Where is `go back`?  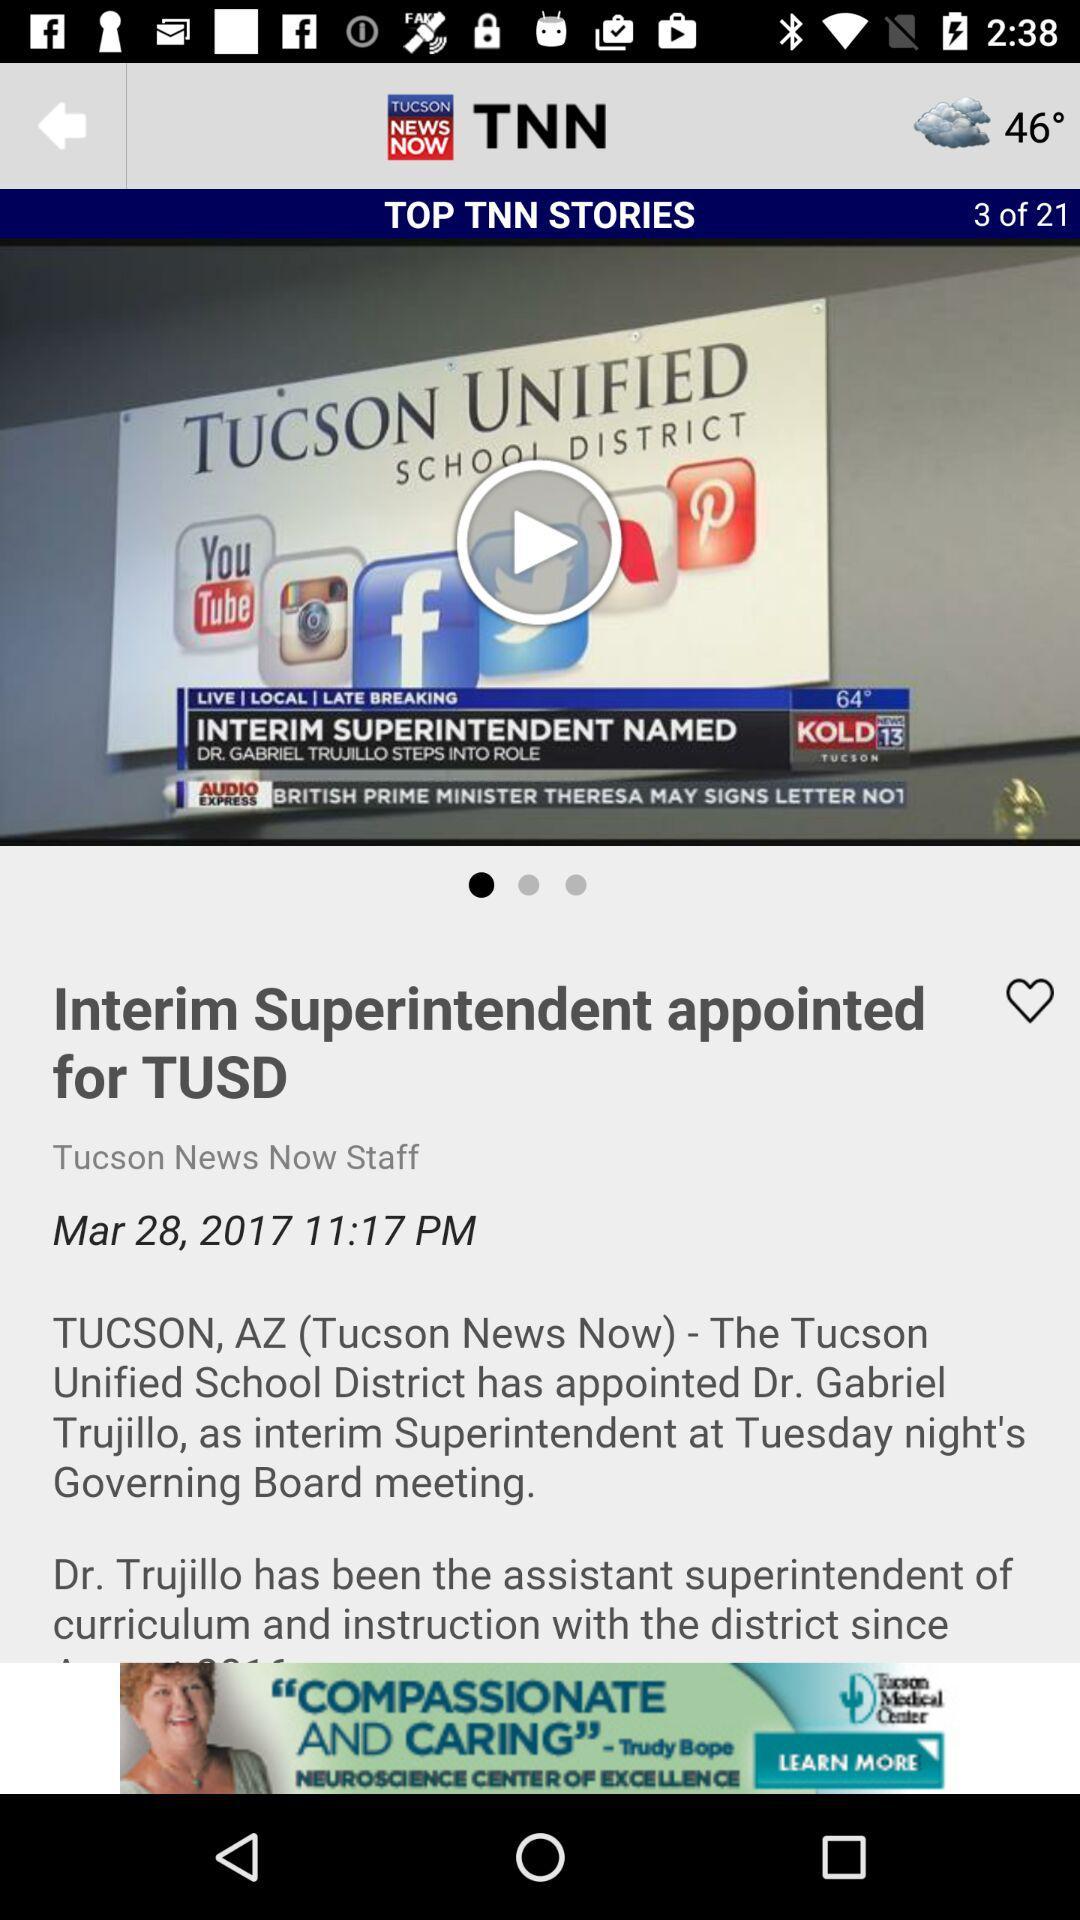 go back is located at coordinates (61, 124).